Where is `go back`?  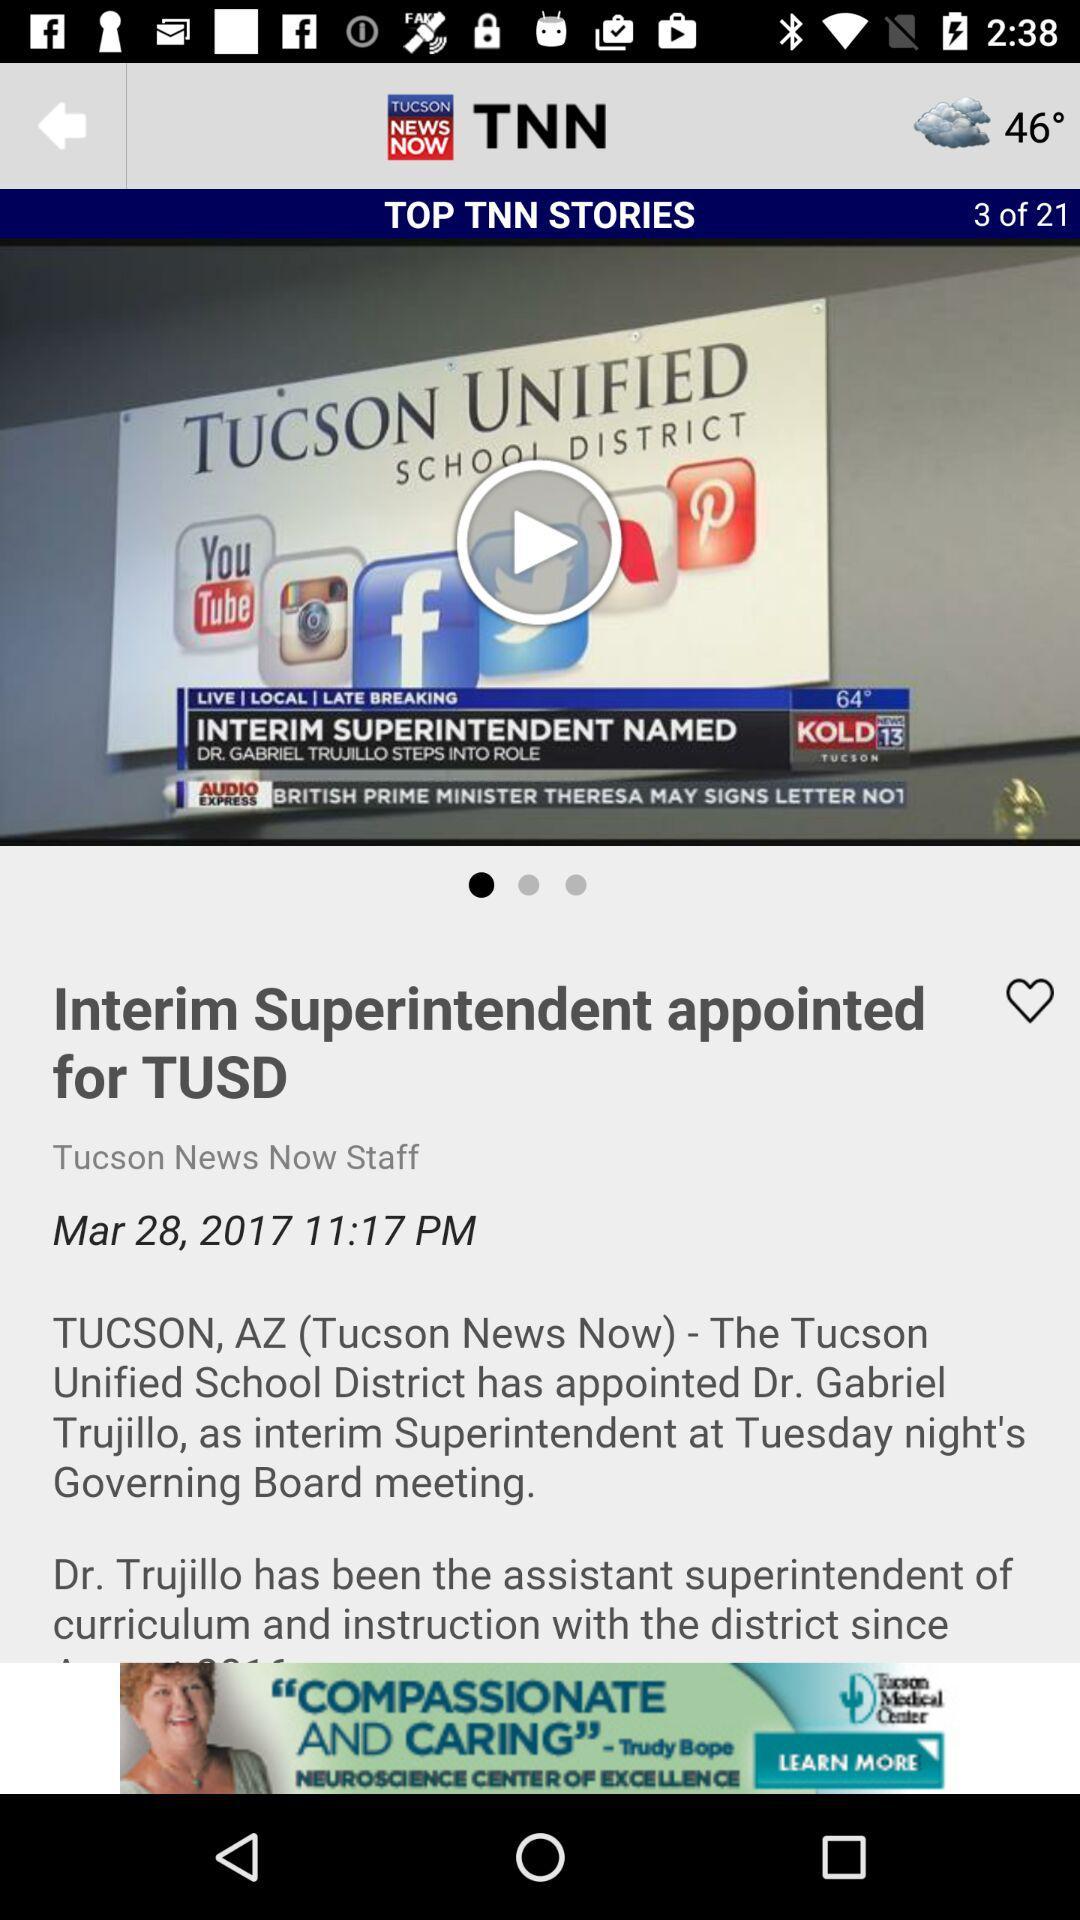 go back is located at coordinates (61, 124).